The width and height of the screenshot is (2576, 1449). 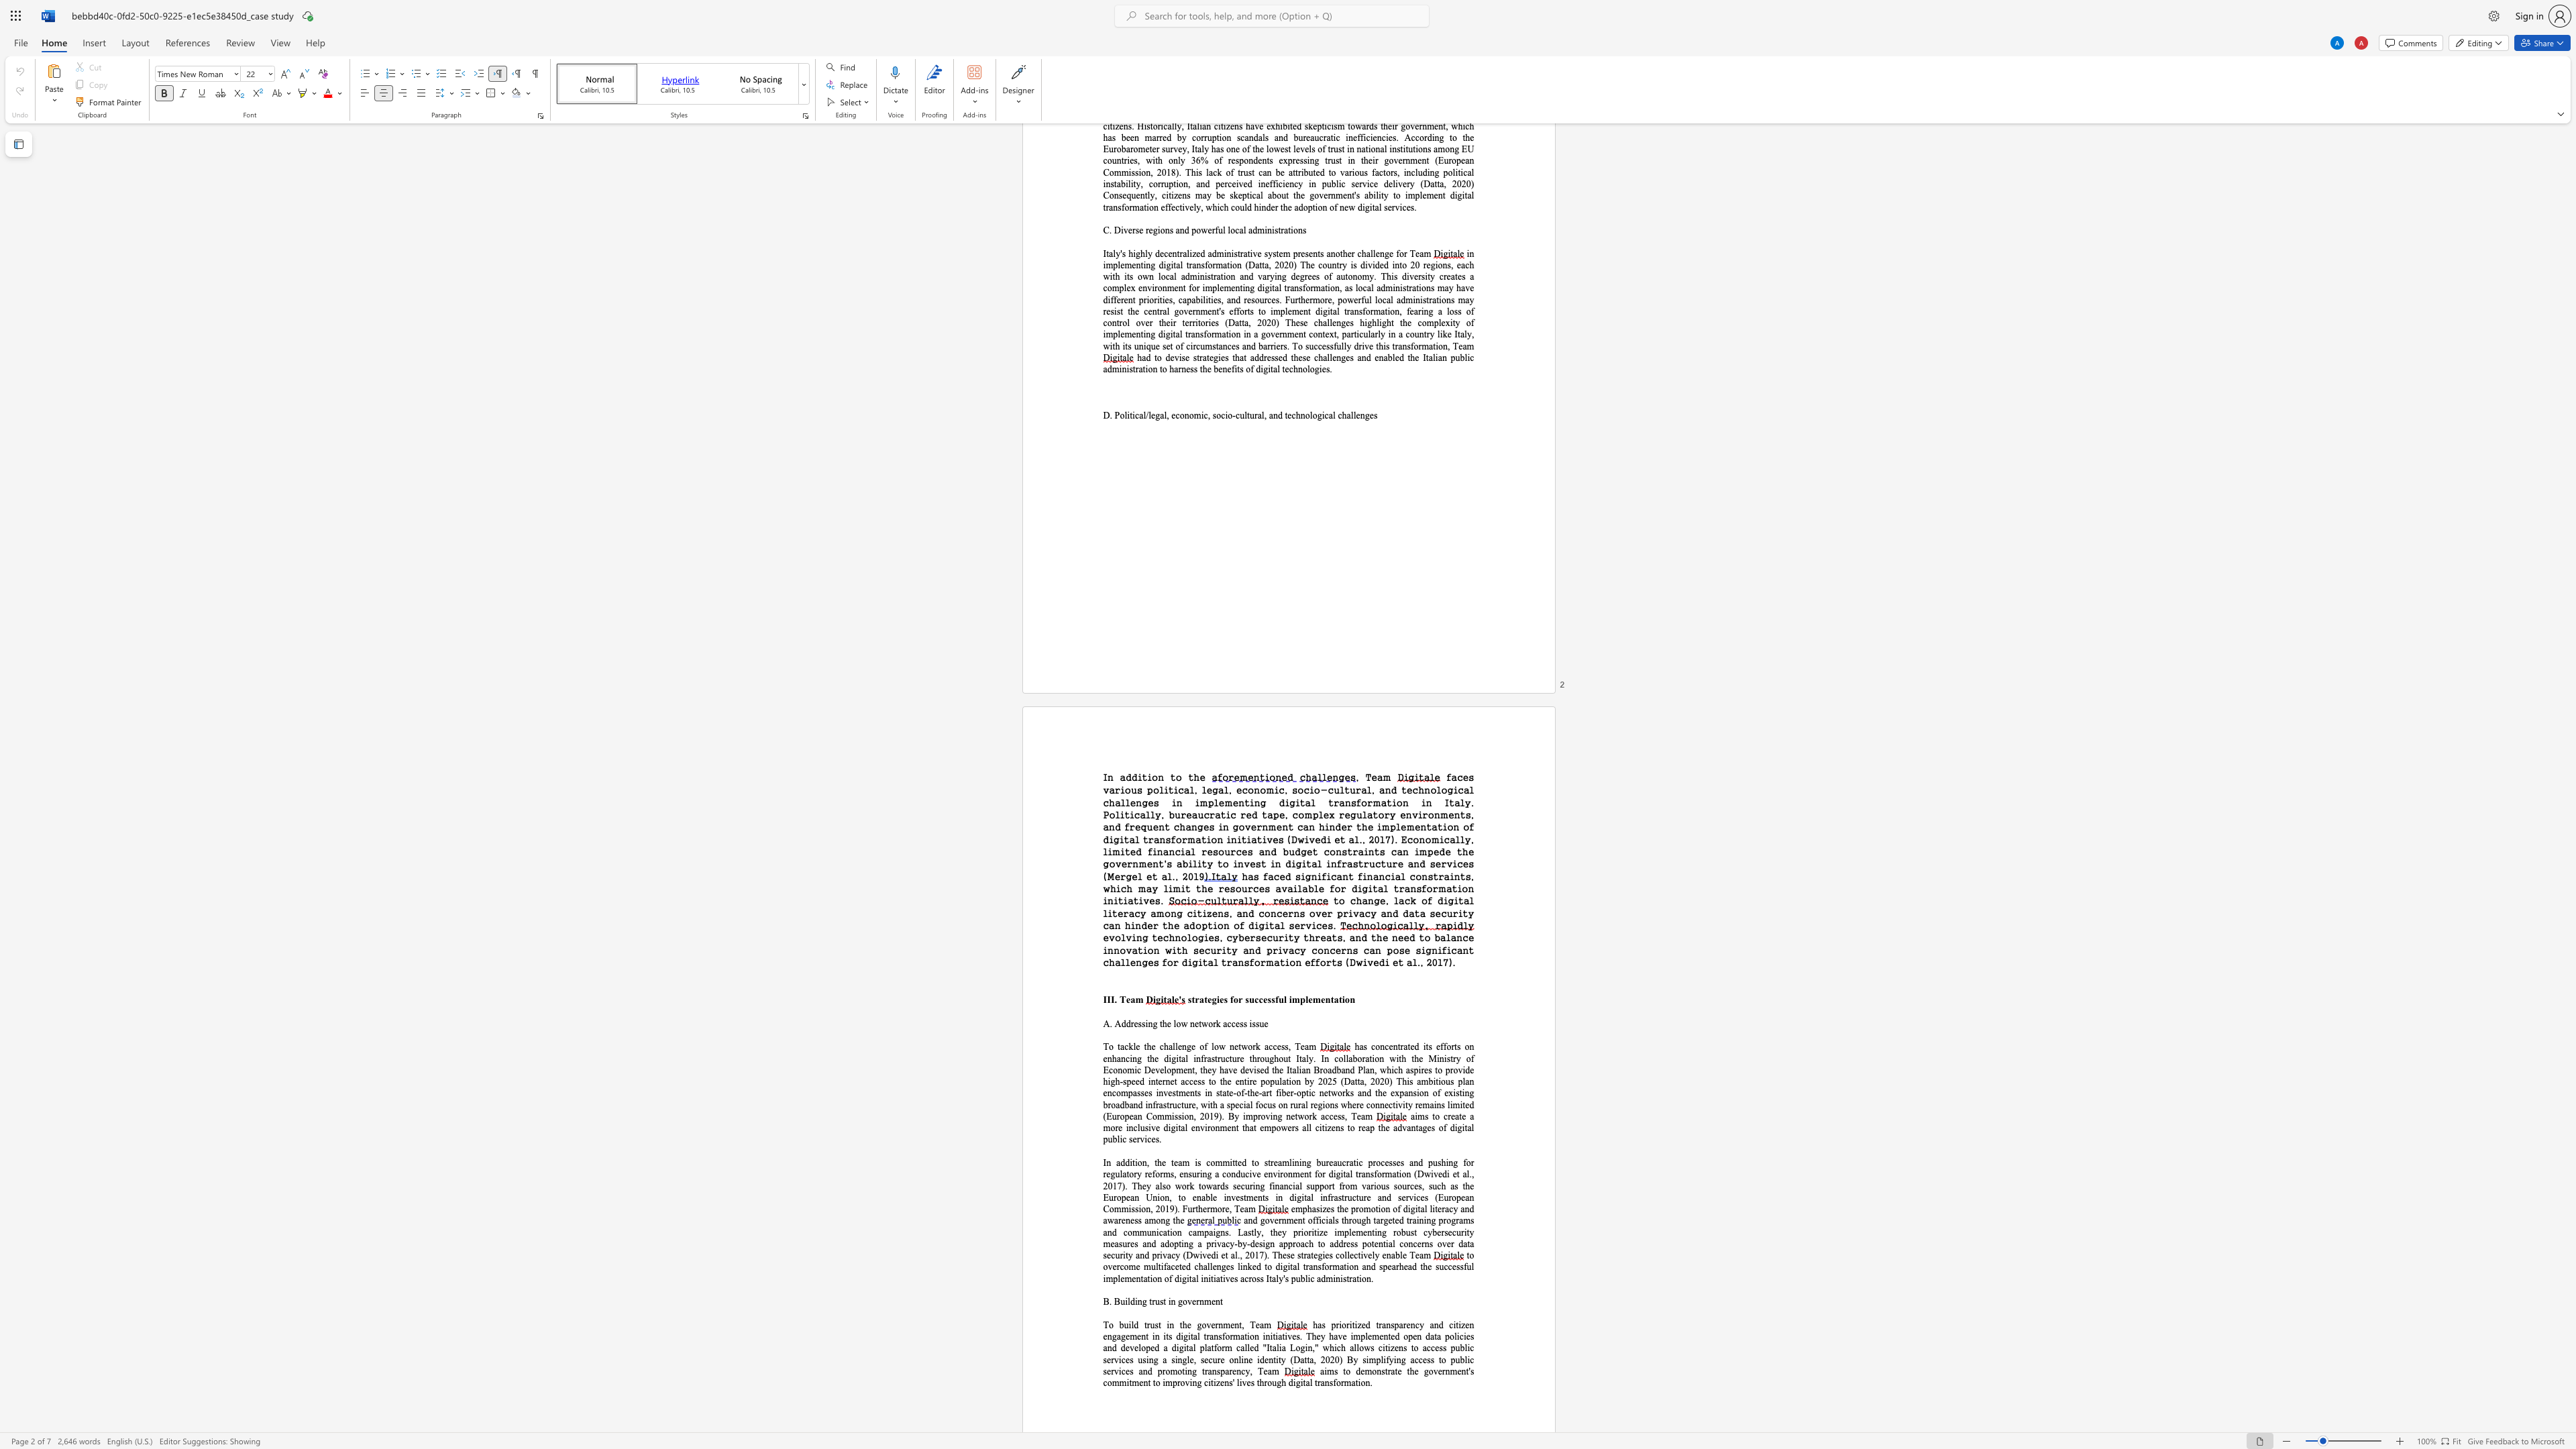 What do you see at coordinates (1335, 1324) in the screenshot?
I see `the subset text "rioritized transparency and citizen engageme" within the text "has prioritized transparency and citizen engagement in its digital transformation initiatives. They have implemented open data policies and developed a digital platform called"` at bounding box center [1335, 1324].